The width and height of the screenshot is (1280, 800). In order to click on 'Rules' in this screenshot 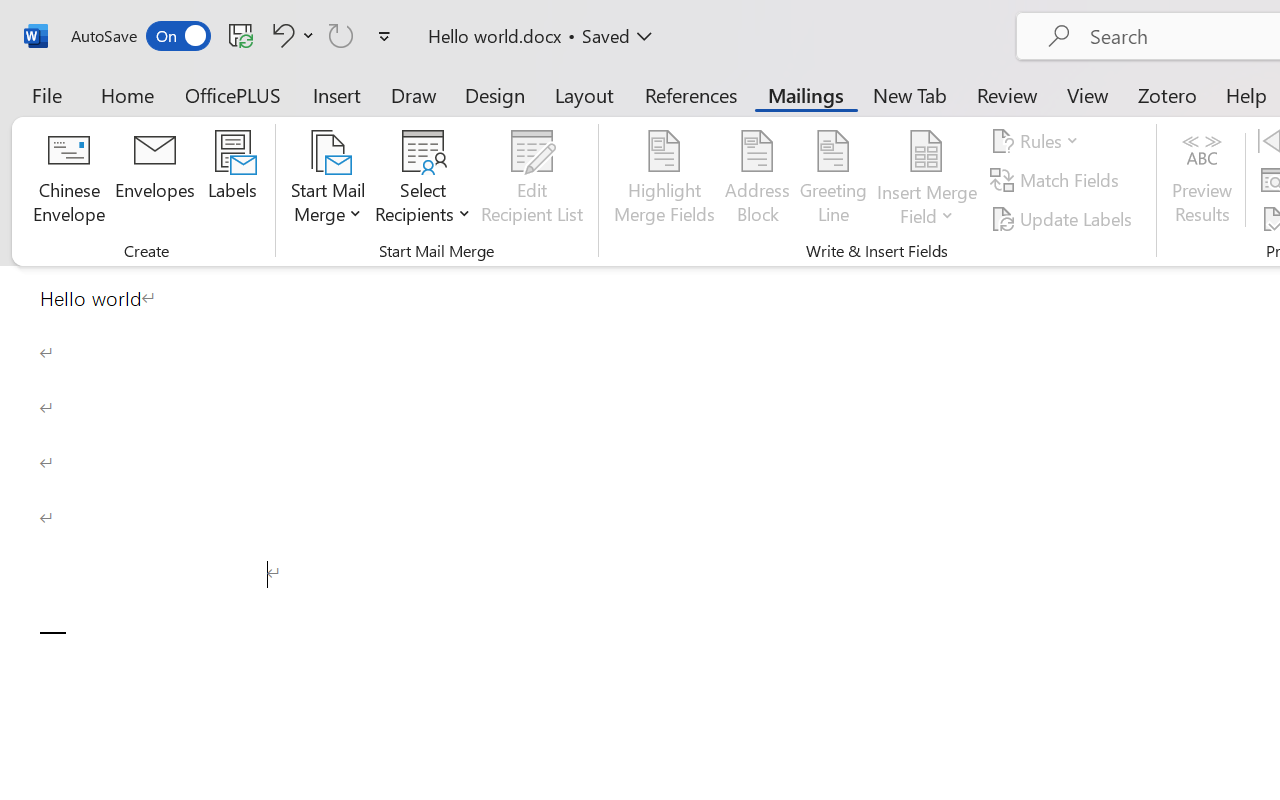, I will do `click(1038, 141)`.